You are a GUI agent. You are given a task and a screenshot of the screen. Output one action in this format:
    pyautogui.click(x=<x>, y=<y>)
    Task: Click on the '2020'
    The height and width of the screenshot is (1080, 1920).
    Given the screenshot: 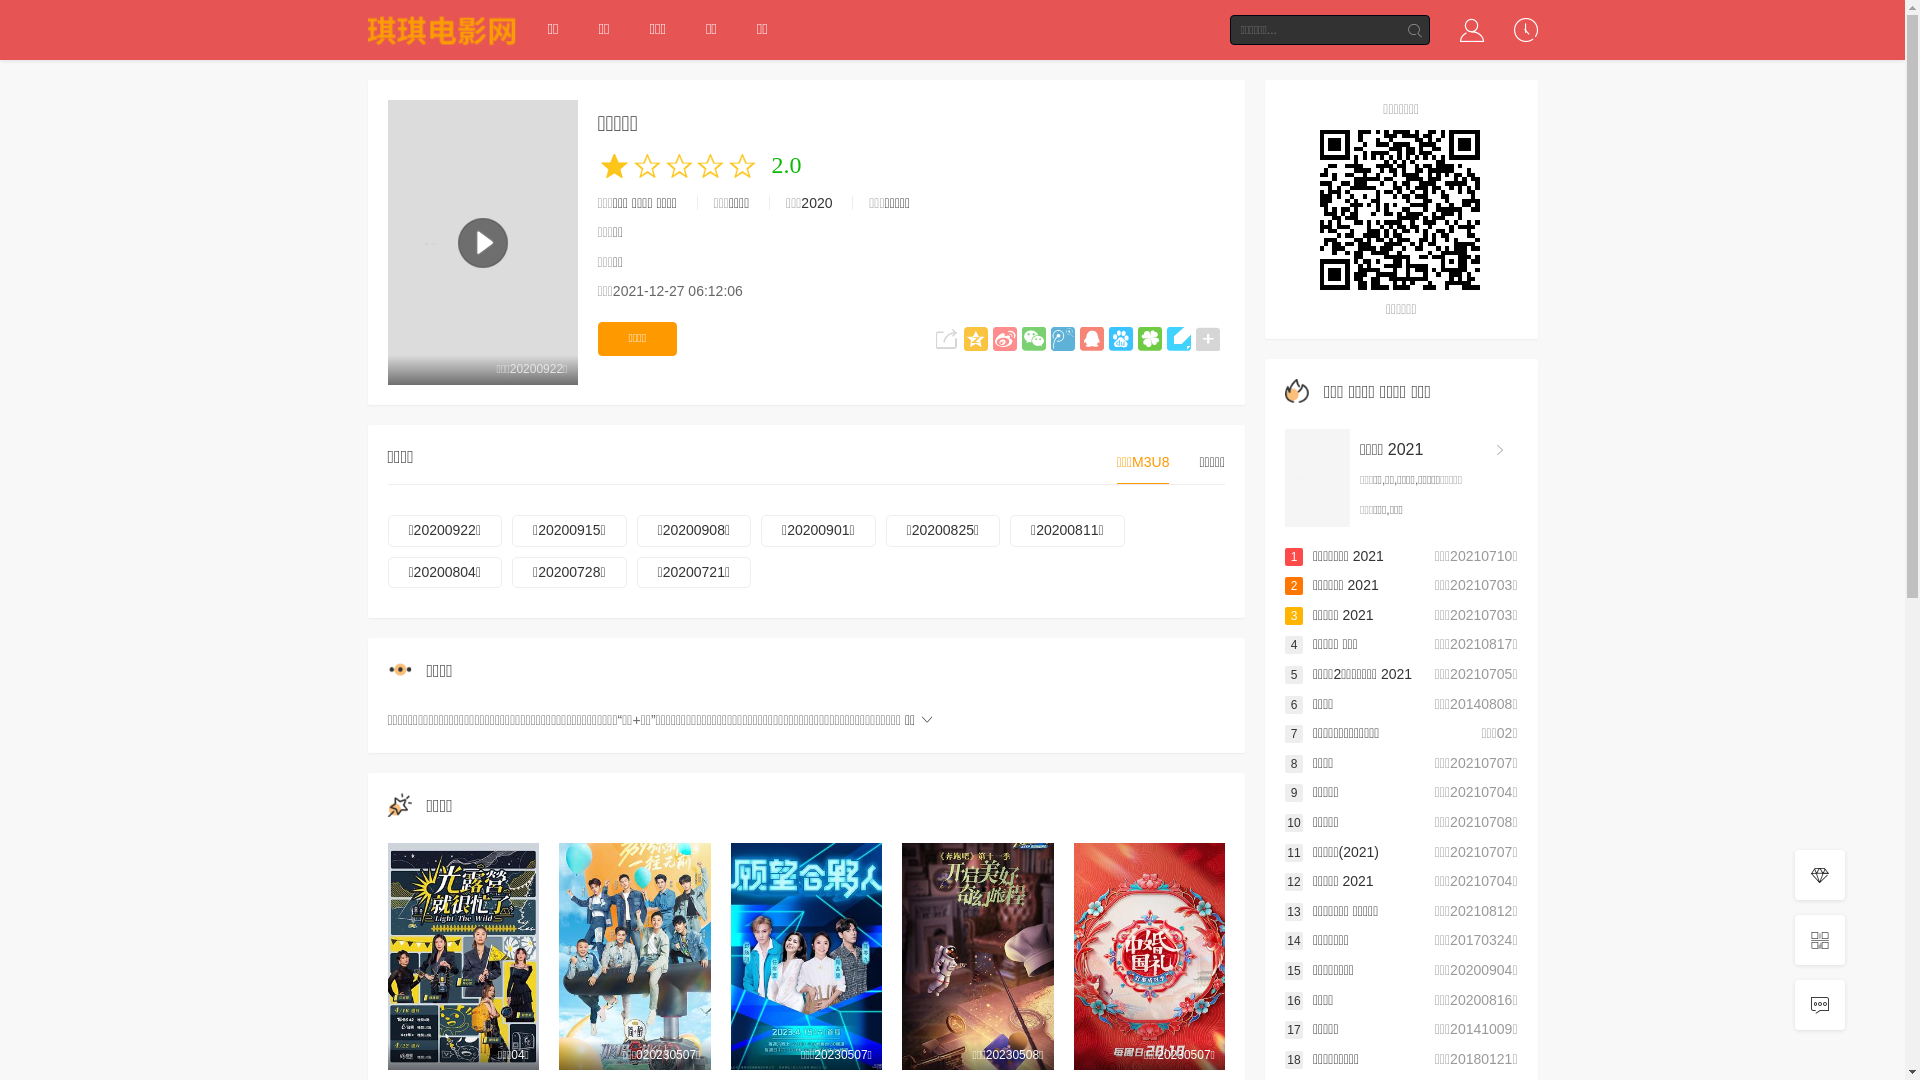 What is the action you would take?
    pyautogui.click(x=816, y=203)
    